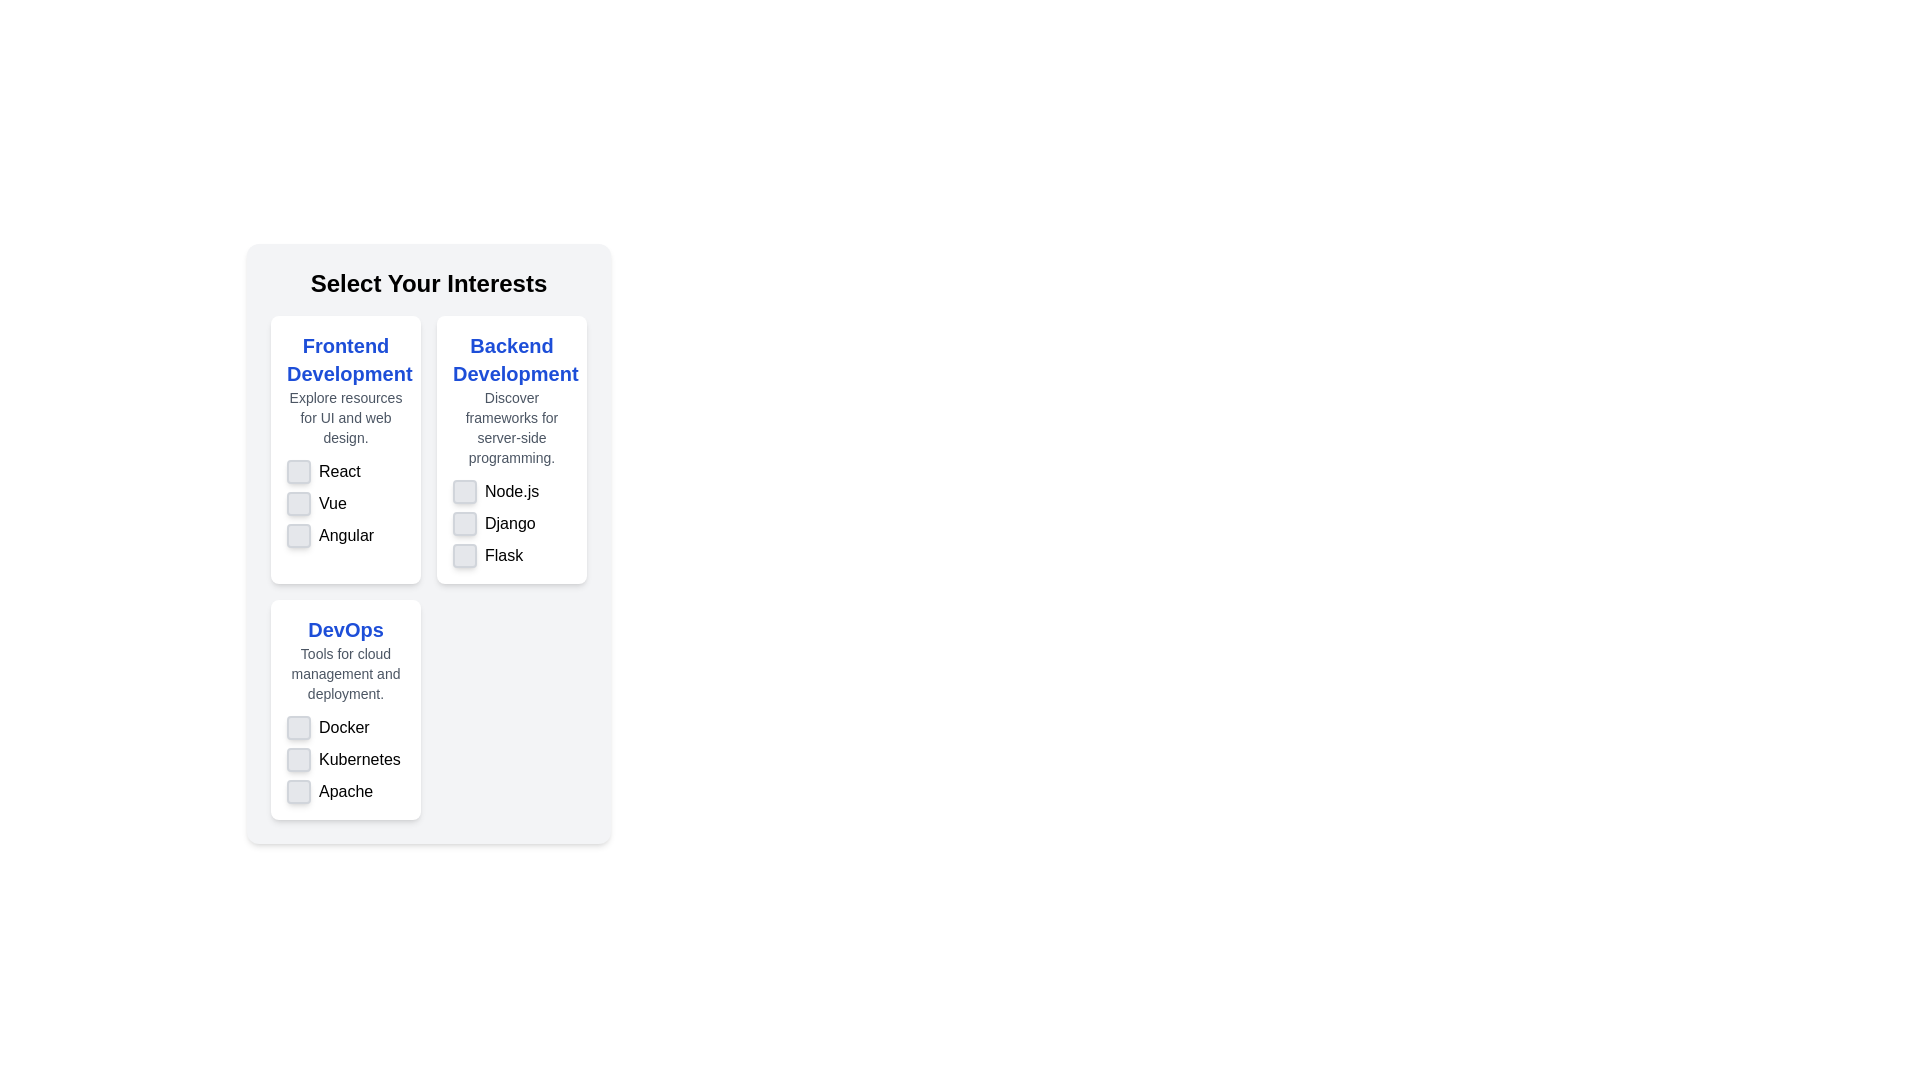 This screenshot has height=1080, width=1920. Describe the element at coordinates (512, 555) in the screenshot. I see `the checkbox labeled 'Flask'` at that location.